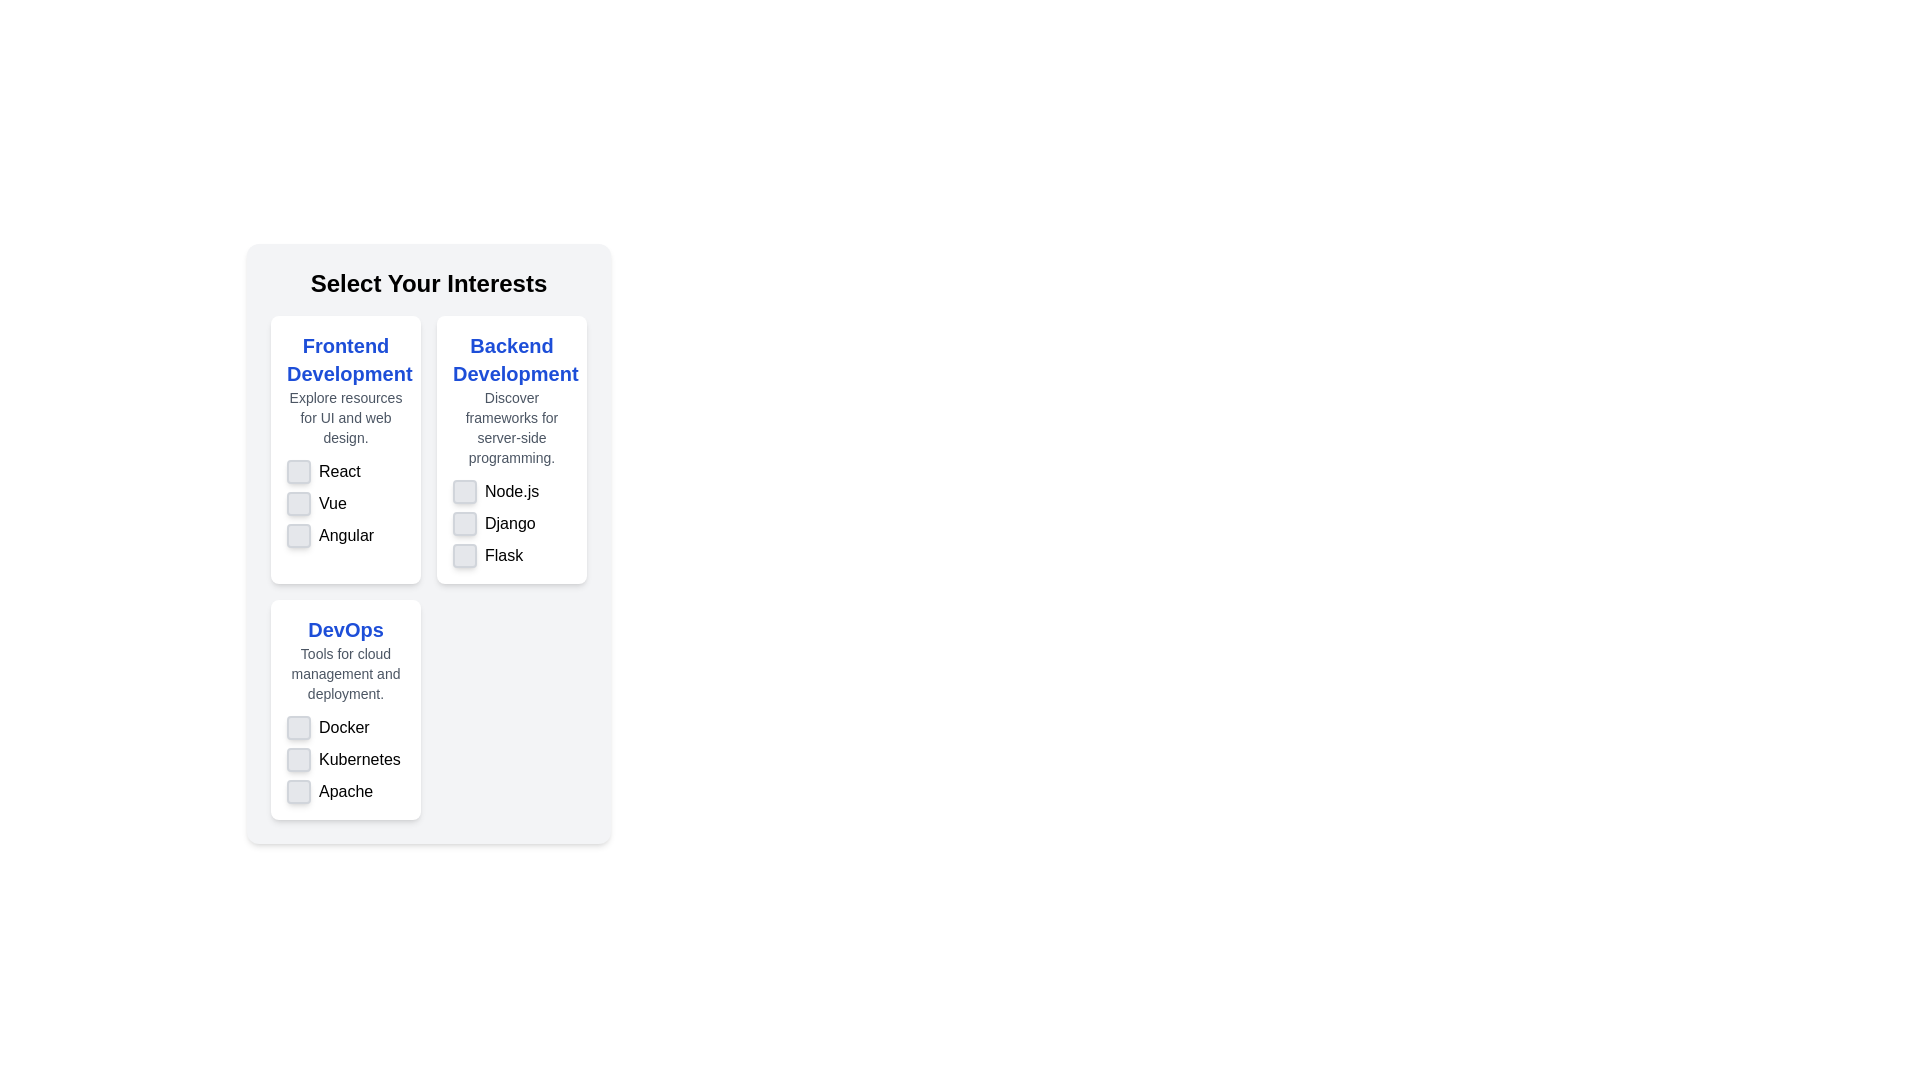 This screenshot has height=1080, width=1920. Describe the element at coordinates (512, 555) in the screenshot. I see `the checkbox labeled 'Flask'` at that location.